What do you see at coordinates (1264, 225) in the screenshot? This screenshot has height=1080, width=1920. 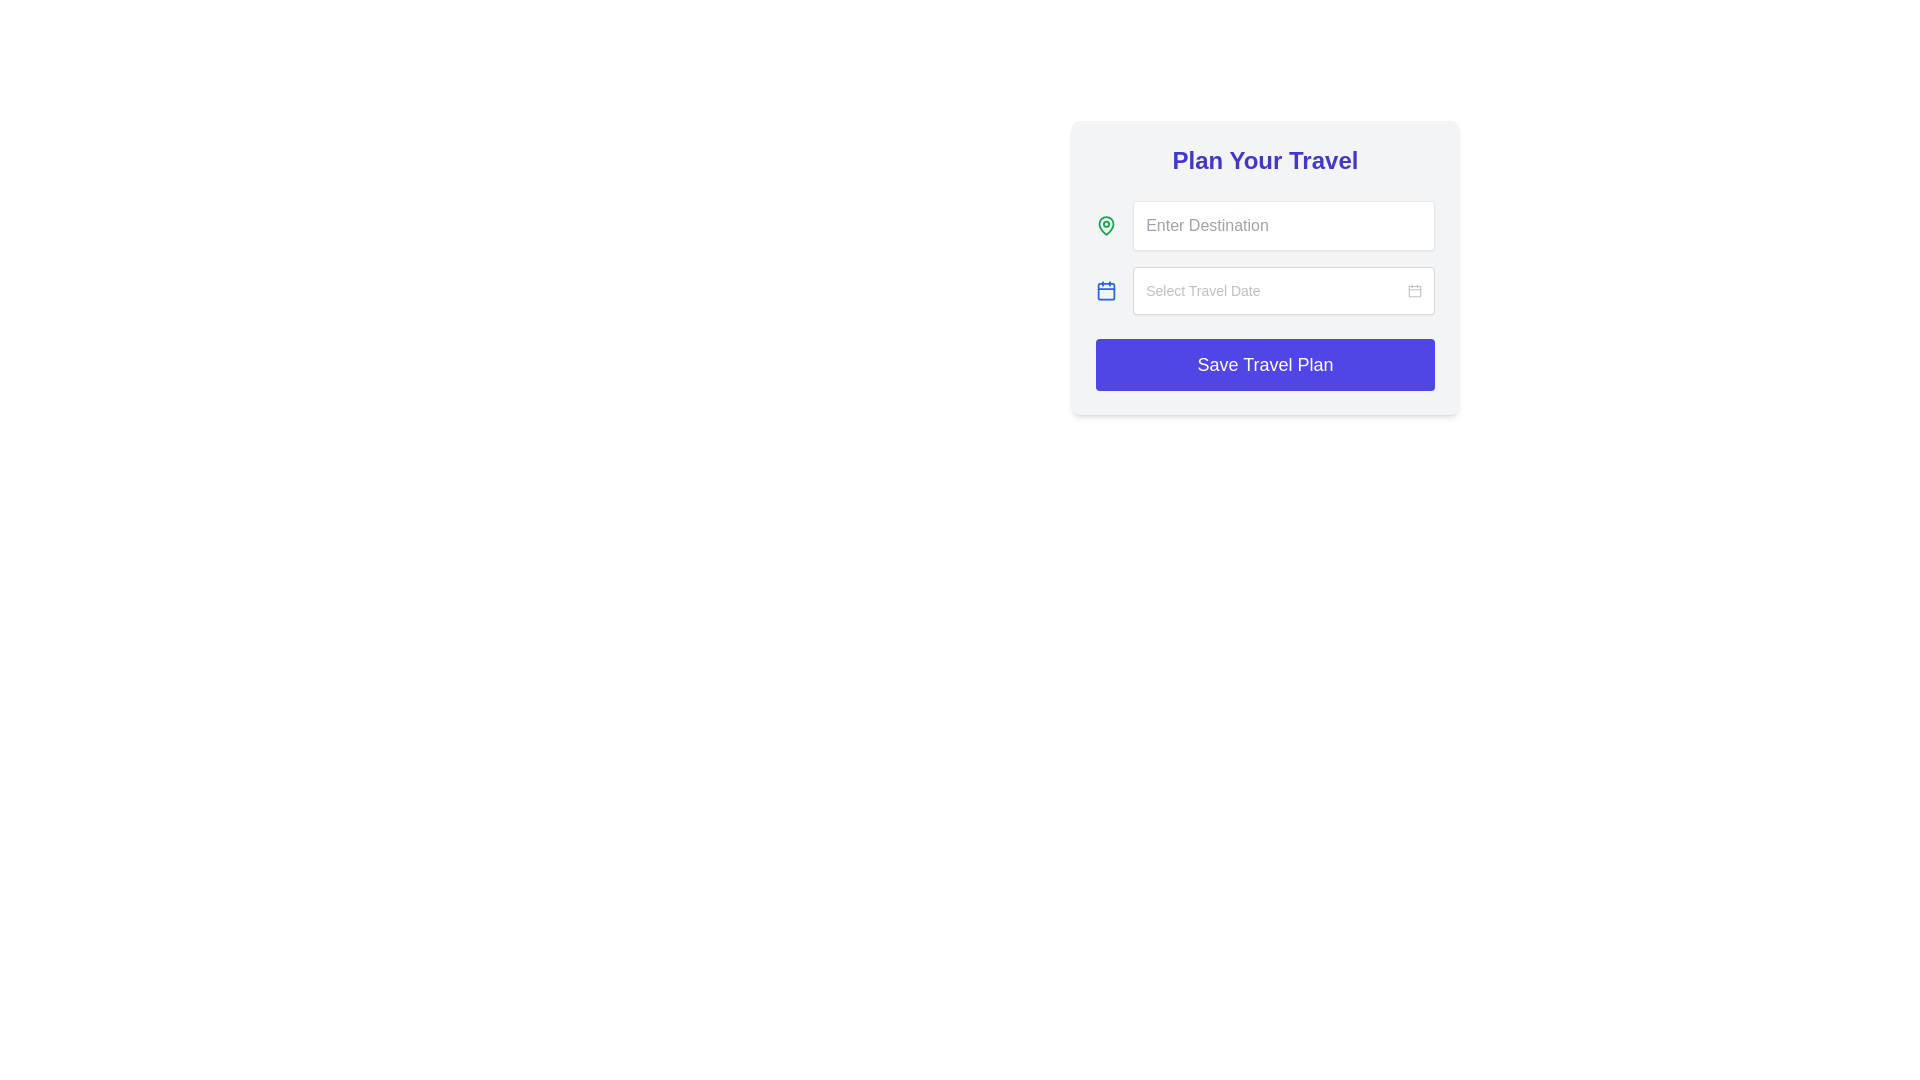 I see `the text input field labeled 'Enter Destination' next to the green map pin icon in the travel planning form` at bounding box center [1264, 225].